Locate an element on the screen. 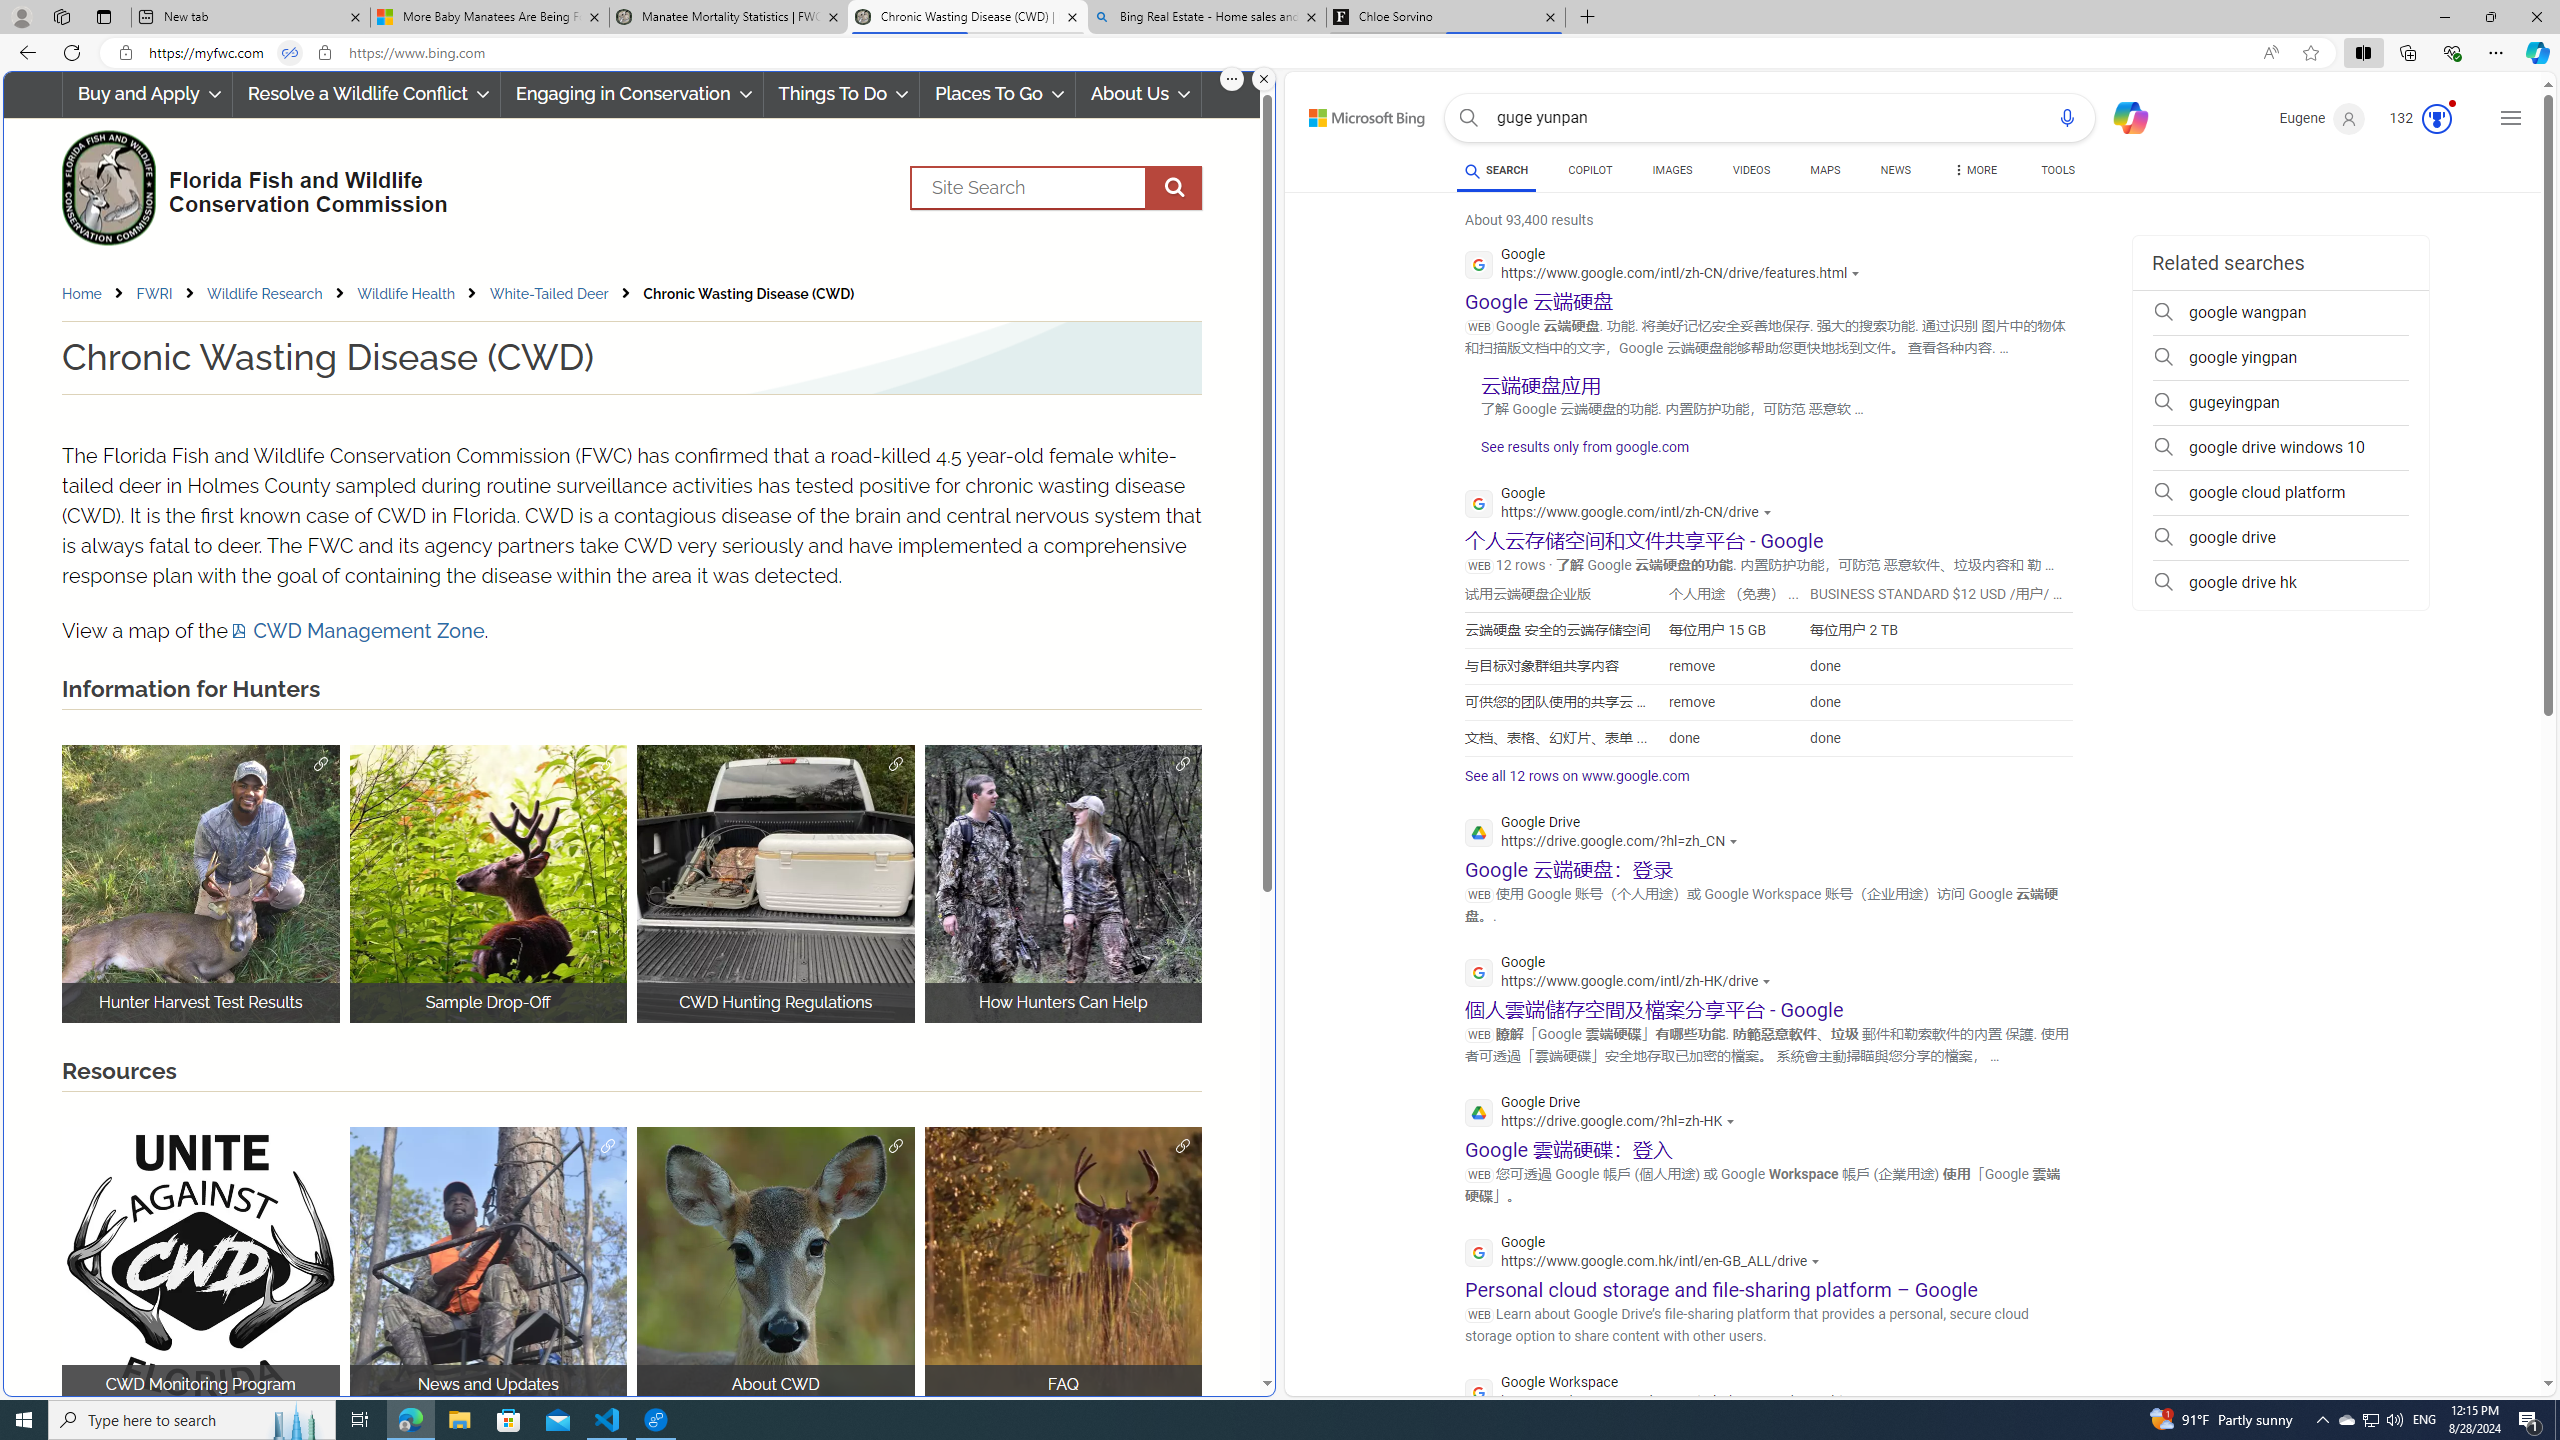  'Home' is located at coordinates (97, 292).